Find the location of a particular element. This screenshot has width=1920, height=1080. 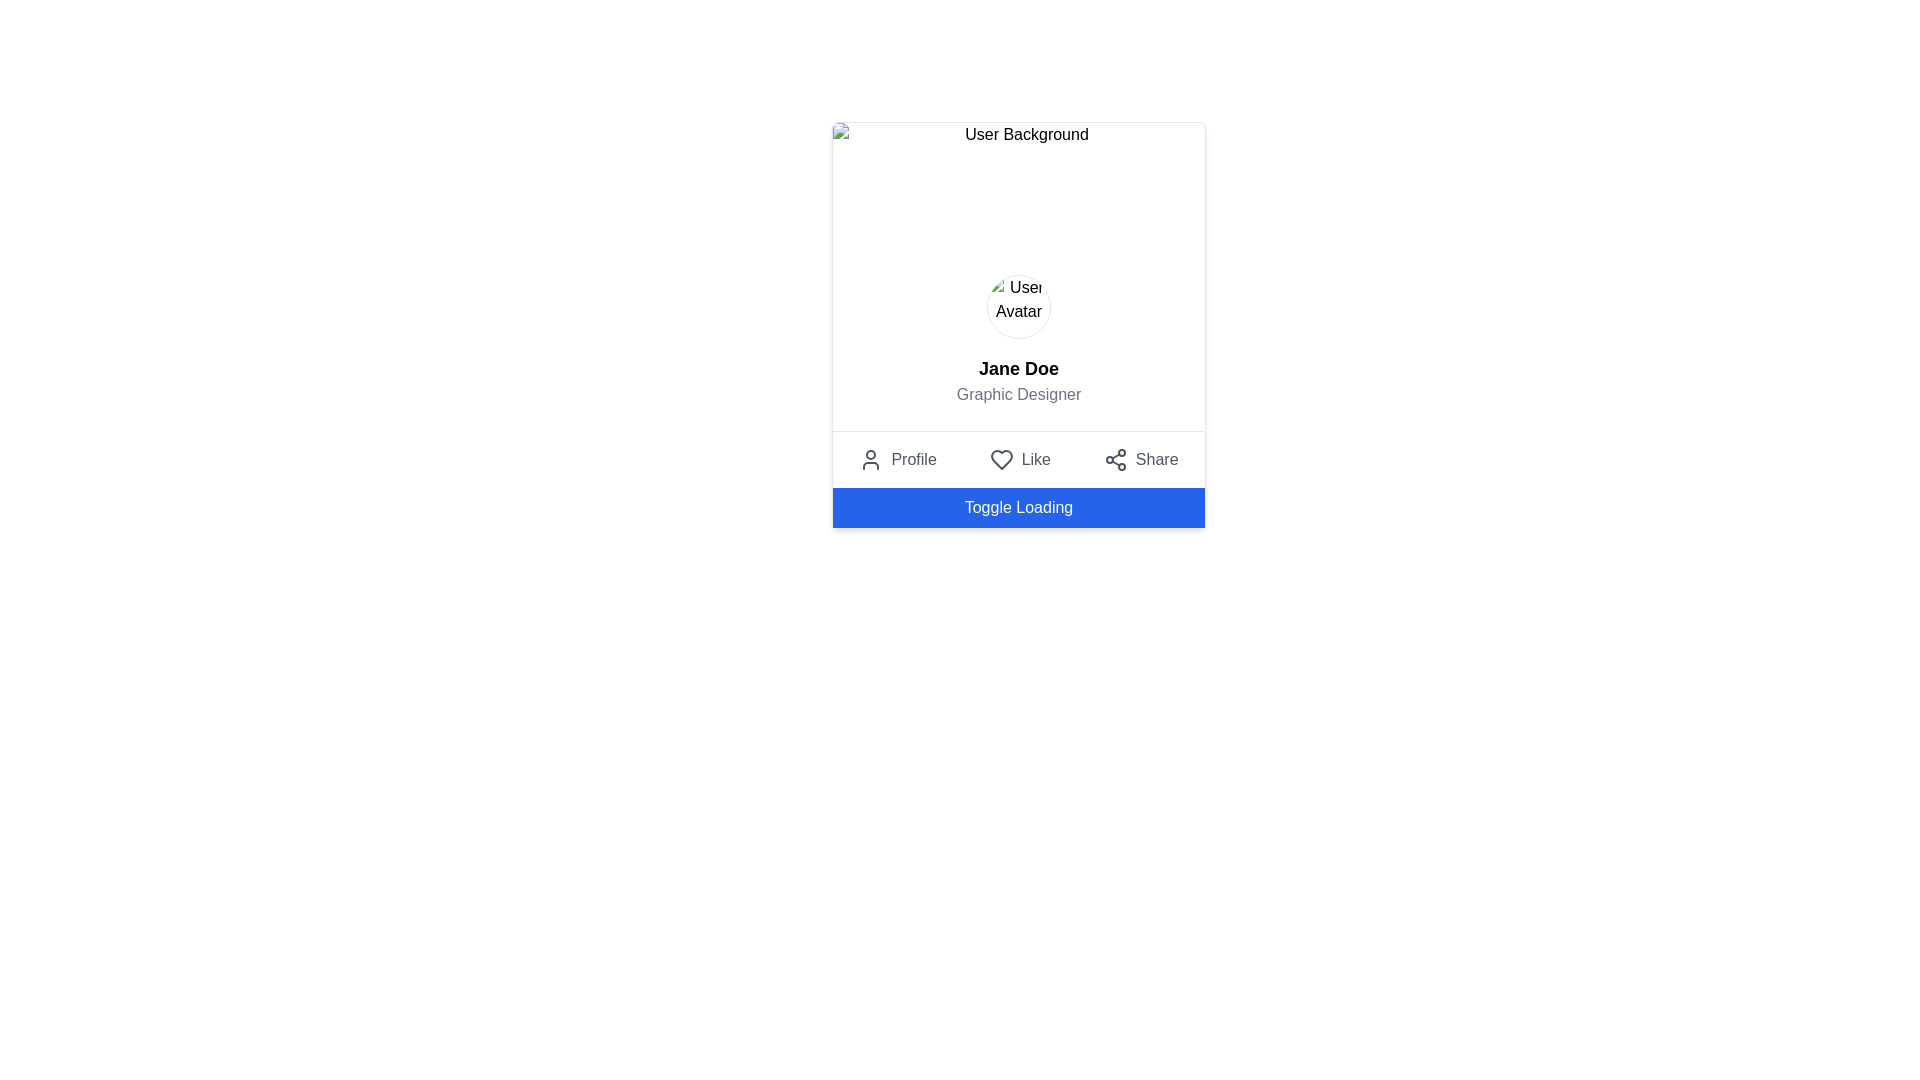

the profile icon located on the left side of the footer section, adjacent to the 'Like' and share icons, which is labeled 'Profile' is located at coordinates (871, 459).